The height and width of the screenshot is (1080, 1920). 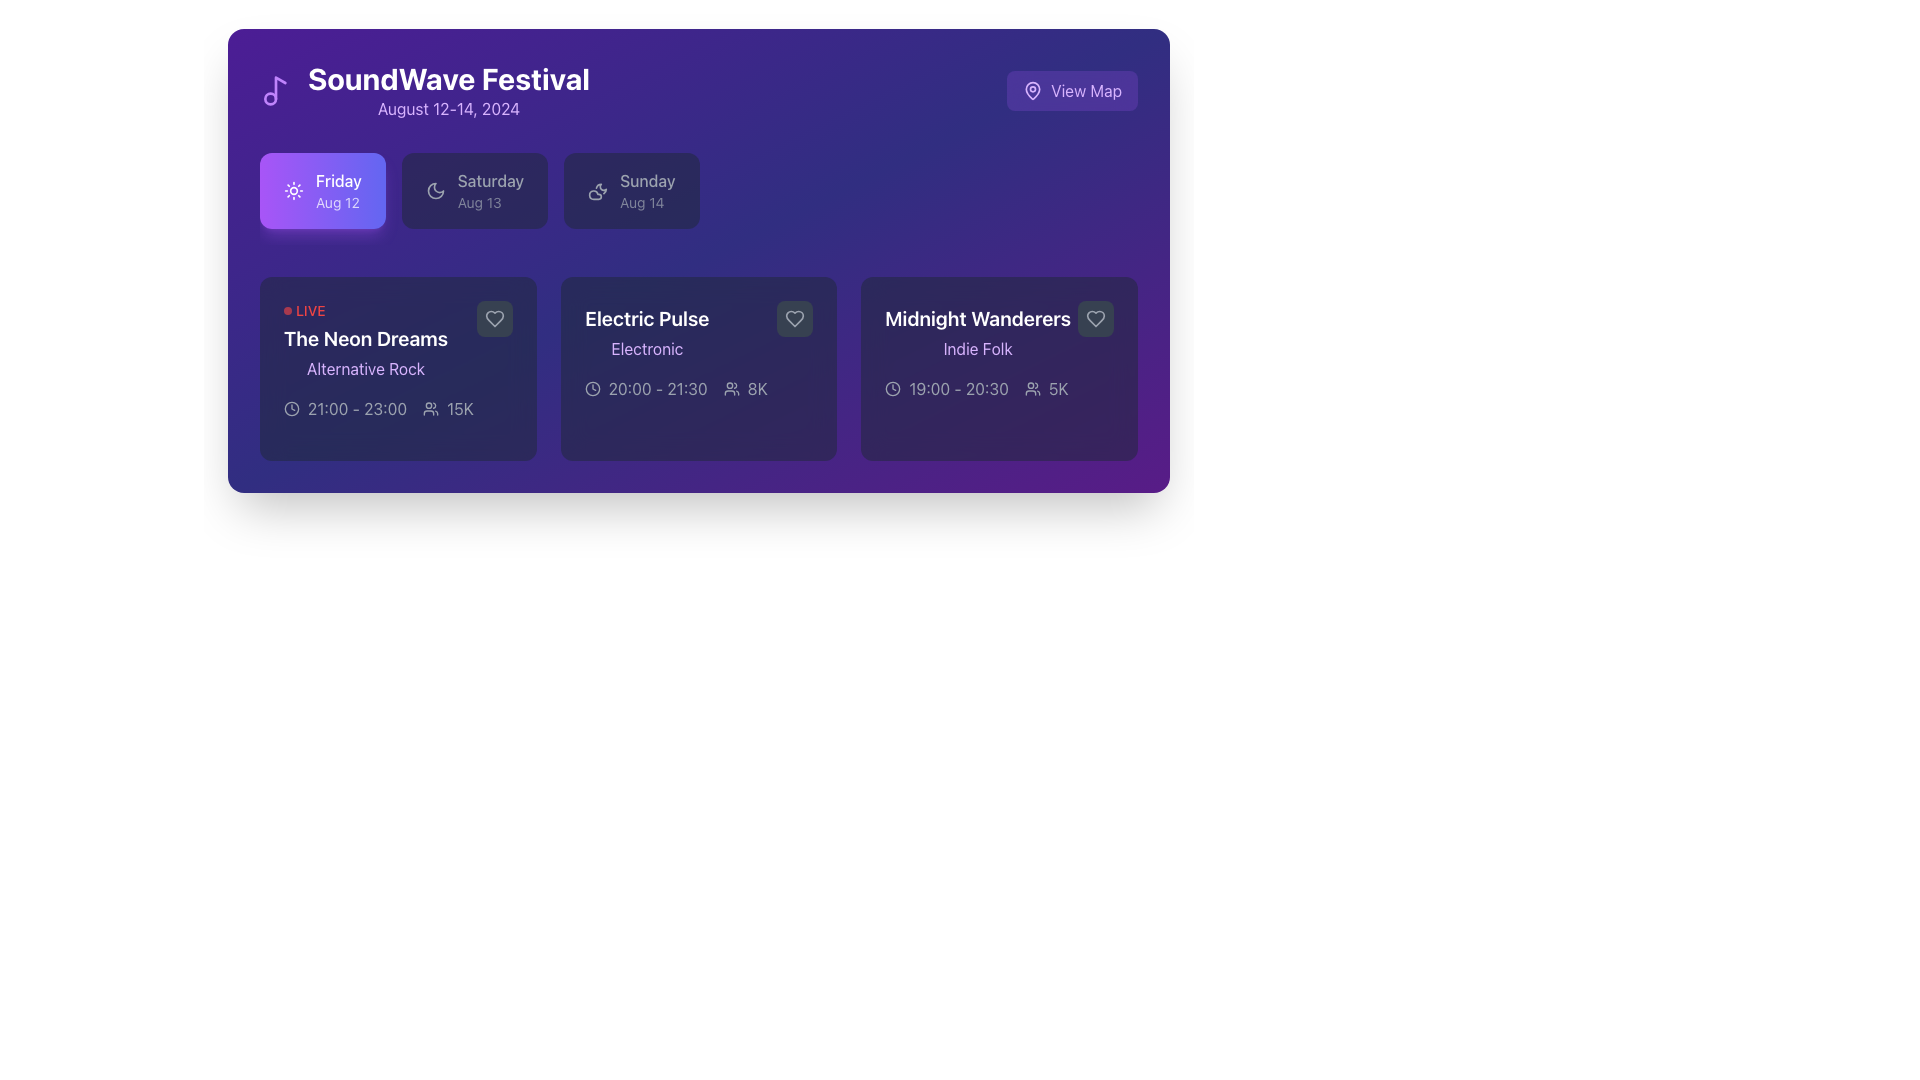 I want to click on the 'Sunday' tab label, which is the first text element in the rightmost tab of three date-related tabs in the event selection interface, so click(x=647, y=181).